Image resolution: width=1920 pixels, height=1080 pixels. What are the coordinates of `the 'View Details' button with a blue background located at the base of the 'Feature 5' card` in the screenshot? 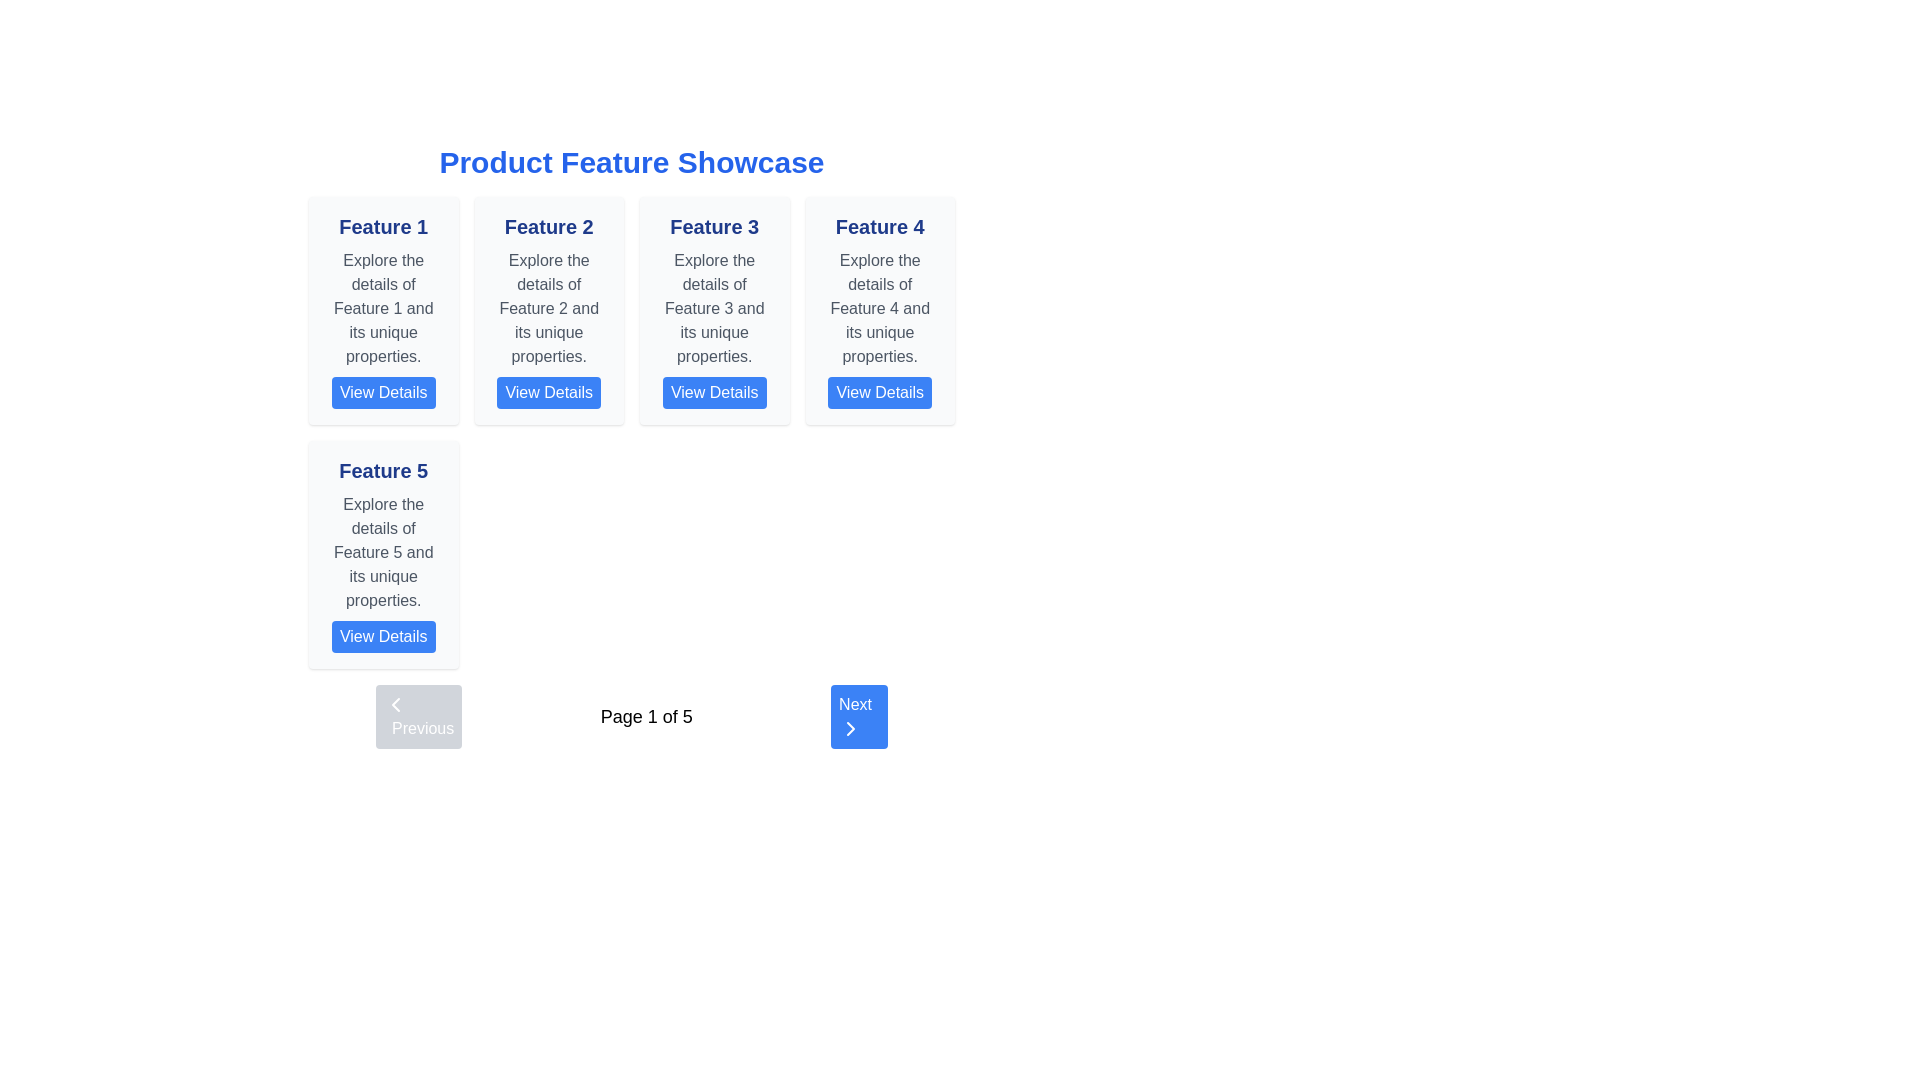 It's located at (383, 636).